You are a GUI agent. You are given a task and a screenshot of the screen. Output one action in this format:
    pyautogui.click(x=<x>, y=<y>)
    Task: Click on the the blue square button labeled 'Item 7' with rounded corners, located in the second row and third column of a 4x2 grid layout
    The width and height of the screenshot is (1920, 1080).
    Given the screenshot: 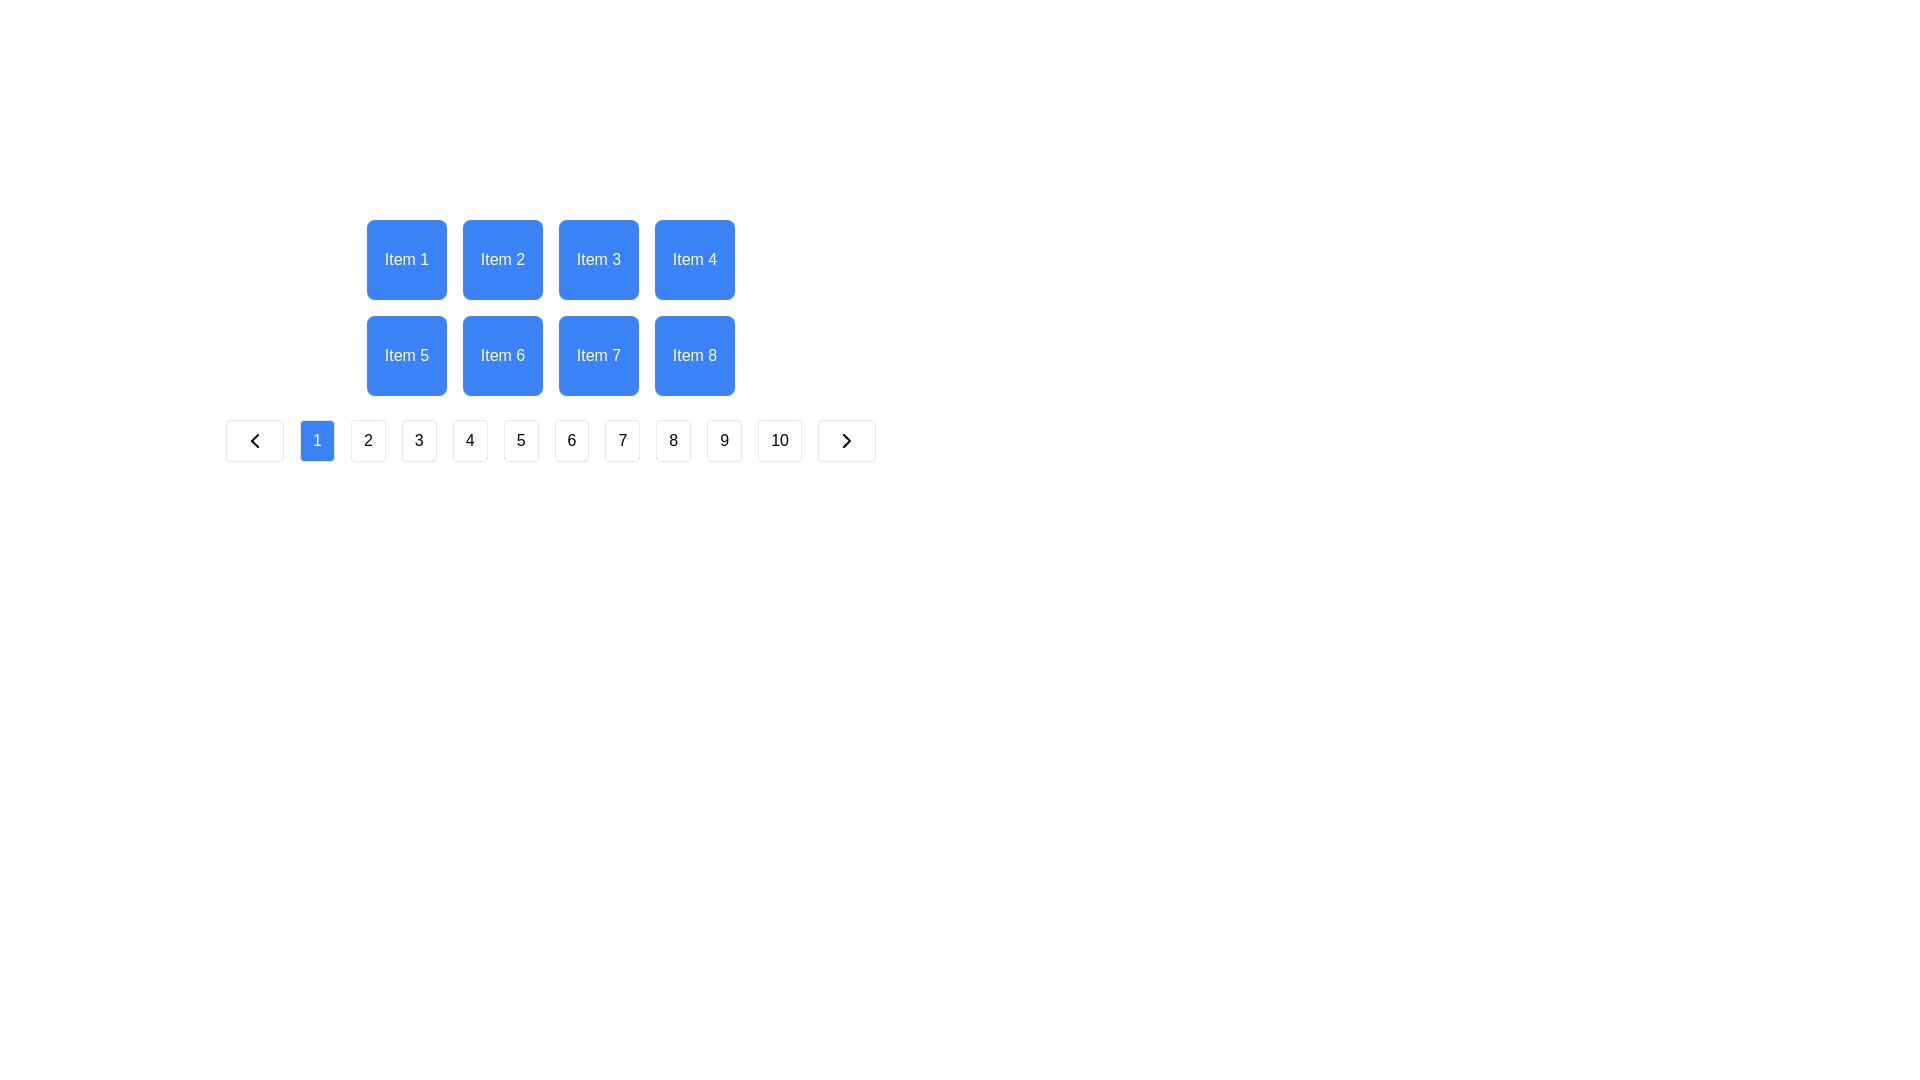 What is the action you would take?
    pyautogui.click(x=598, y=354)
    